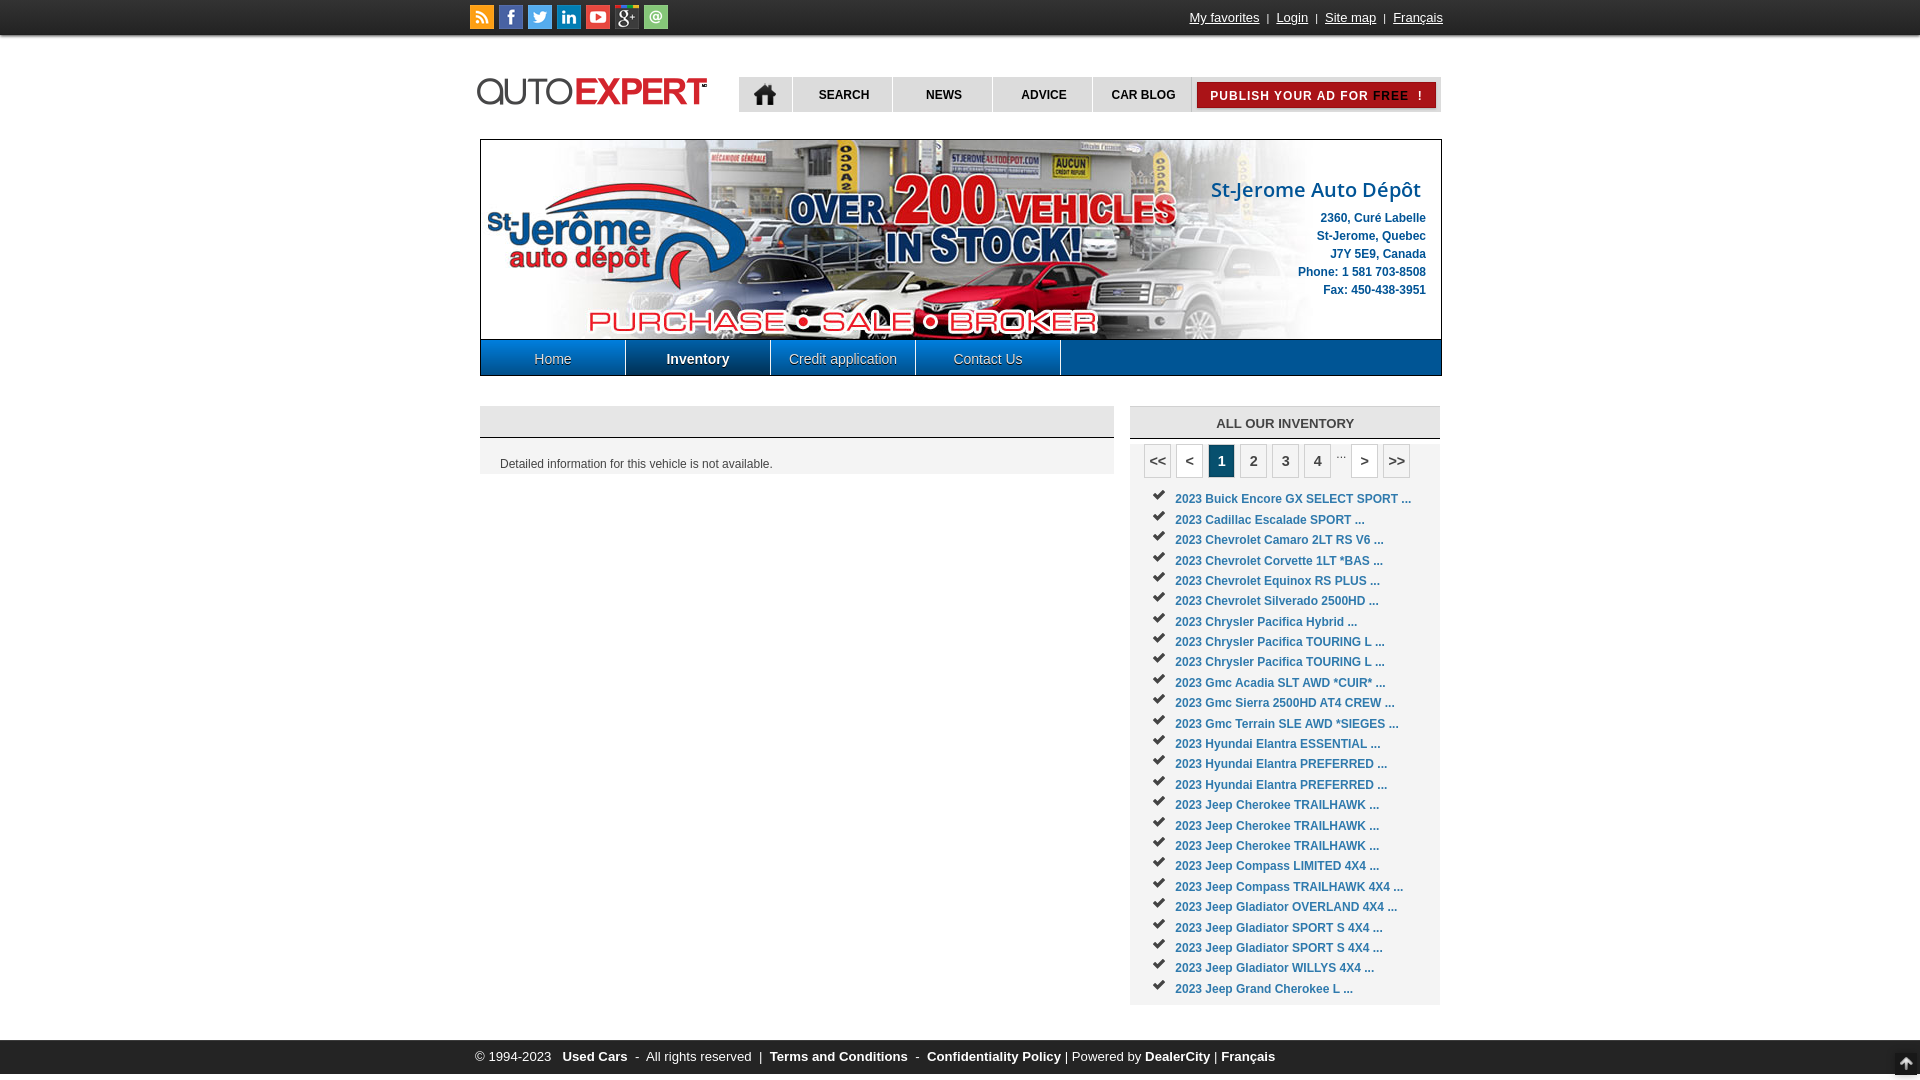 This screenshot has width=1920, height=1080. Describe the element at coordinates (481, 24) in the screenshot. I see `'Follow car news on autoExpert.ca'` at that location.